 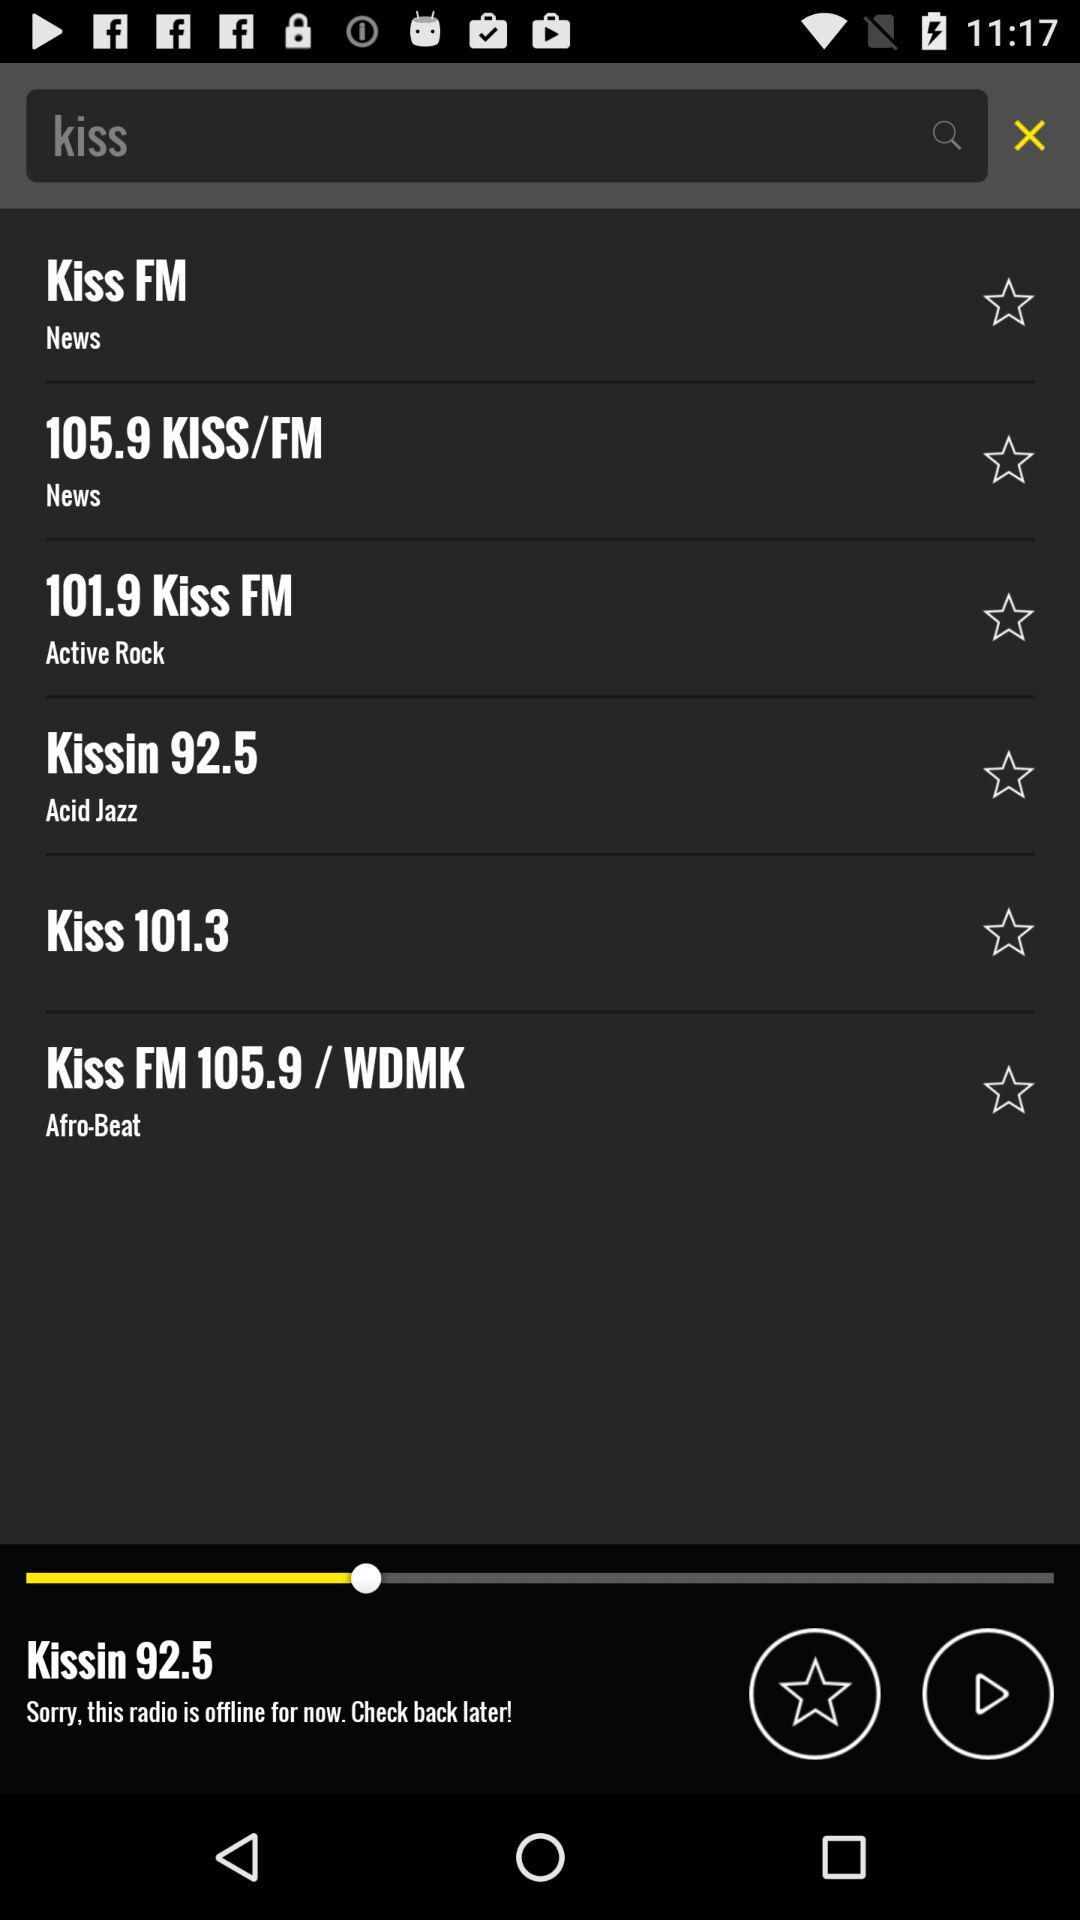 What do you see at coordinates (814, 1692) in the screenshot?
I see `to favorites` at bounding box center [814, 1692].